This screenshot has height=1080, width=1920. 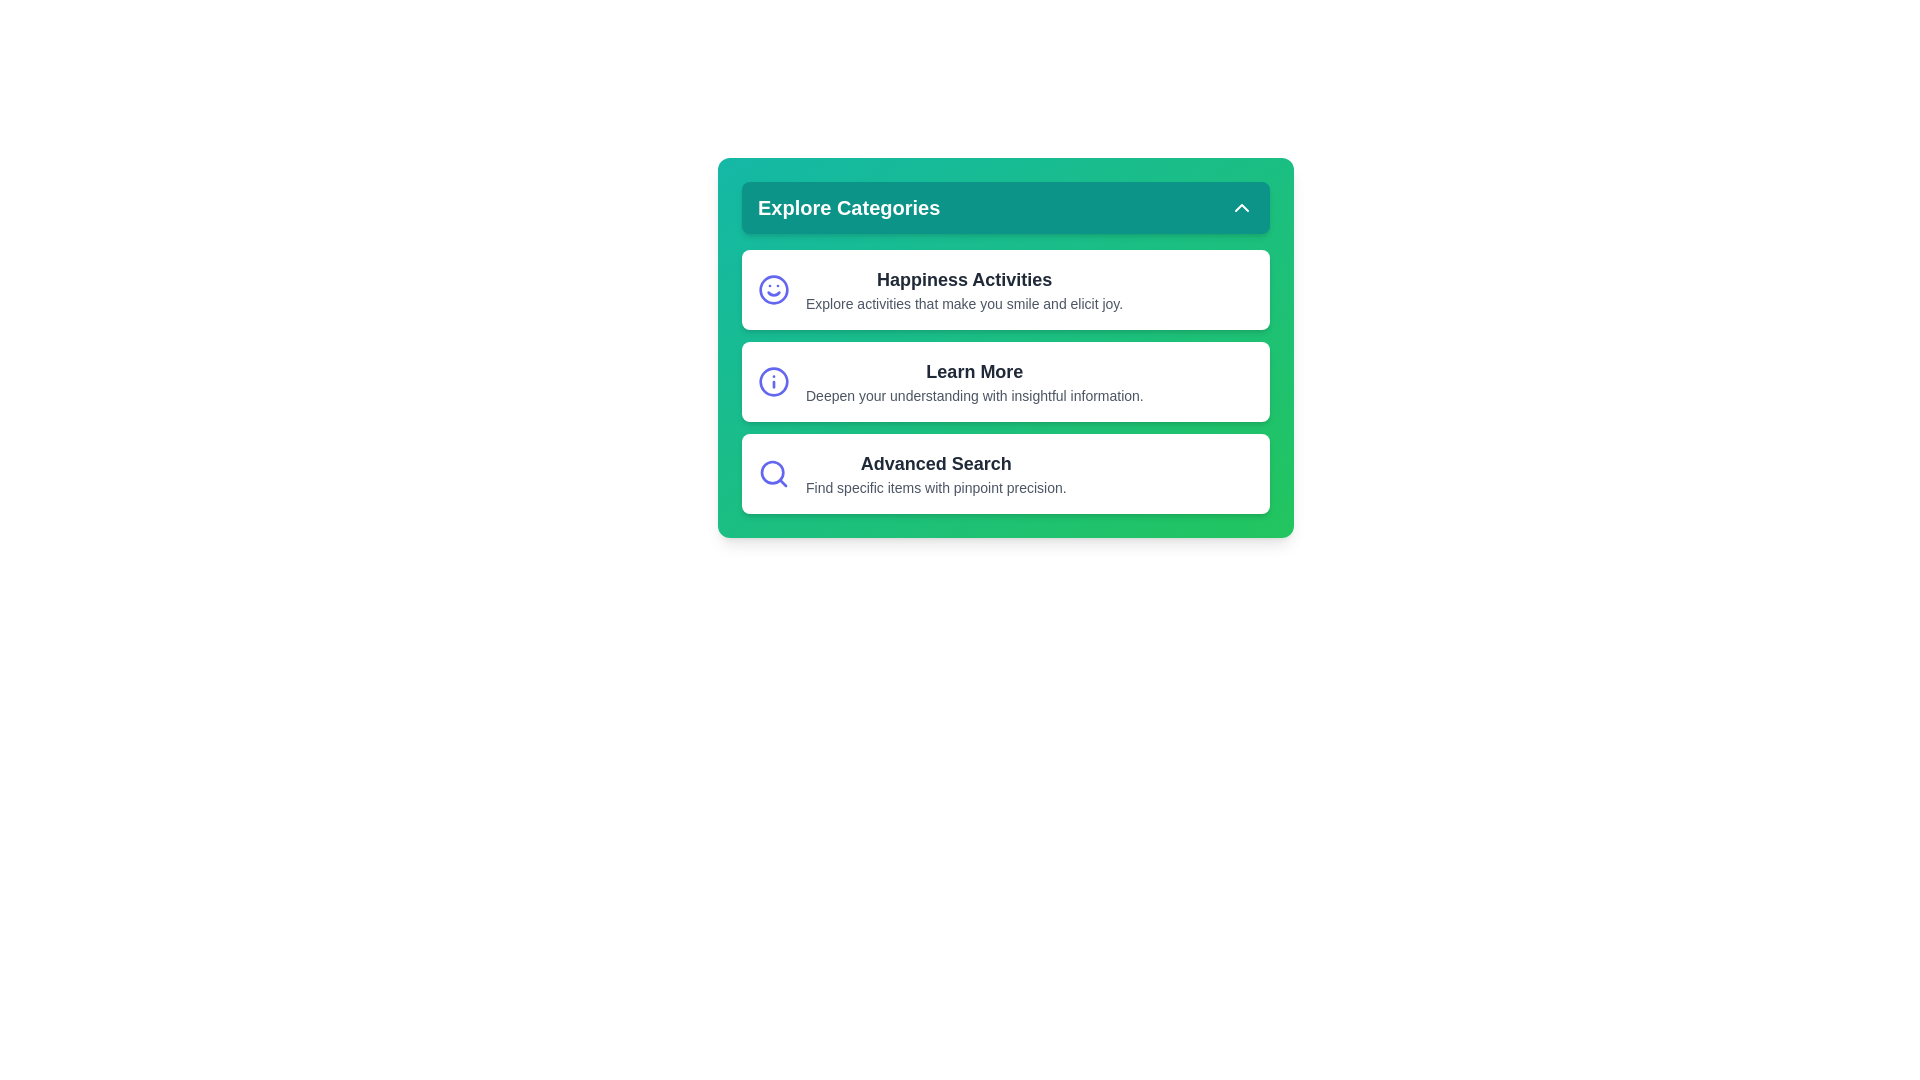 I want to click on the category labeled Happiness Activities to interact with it, so click(x=1006, y=289).